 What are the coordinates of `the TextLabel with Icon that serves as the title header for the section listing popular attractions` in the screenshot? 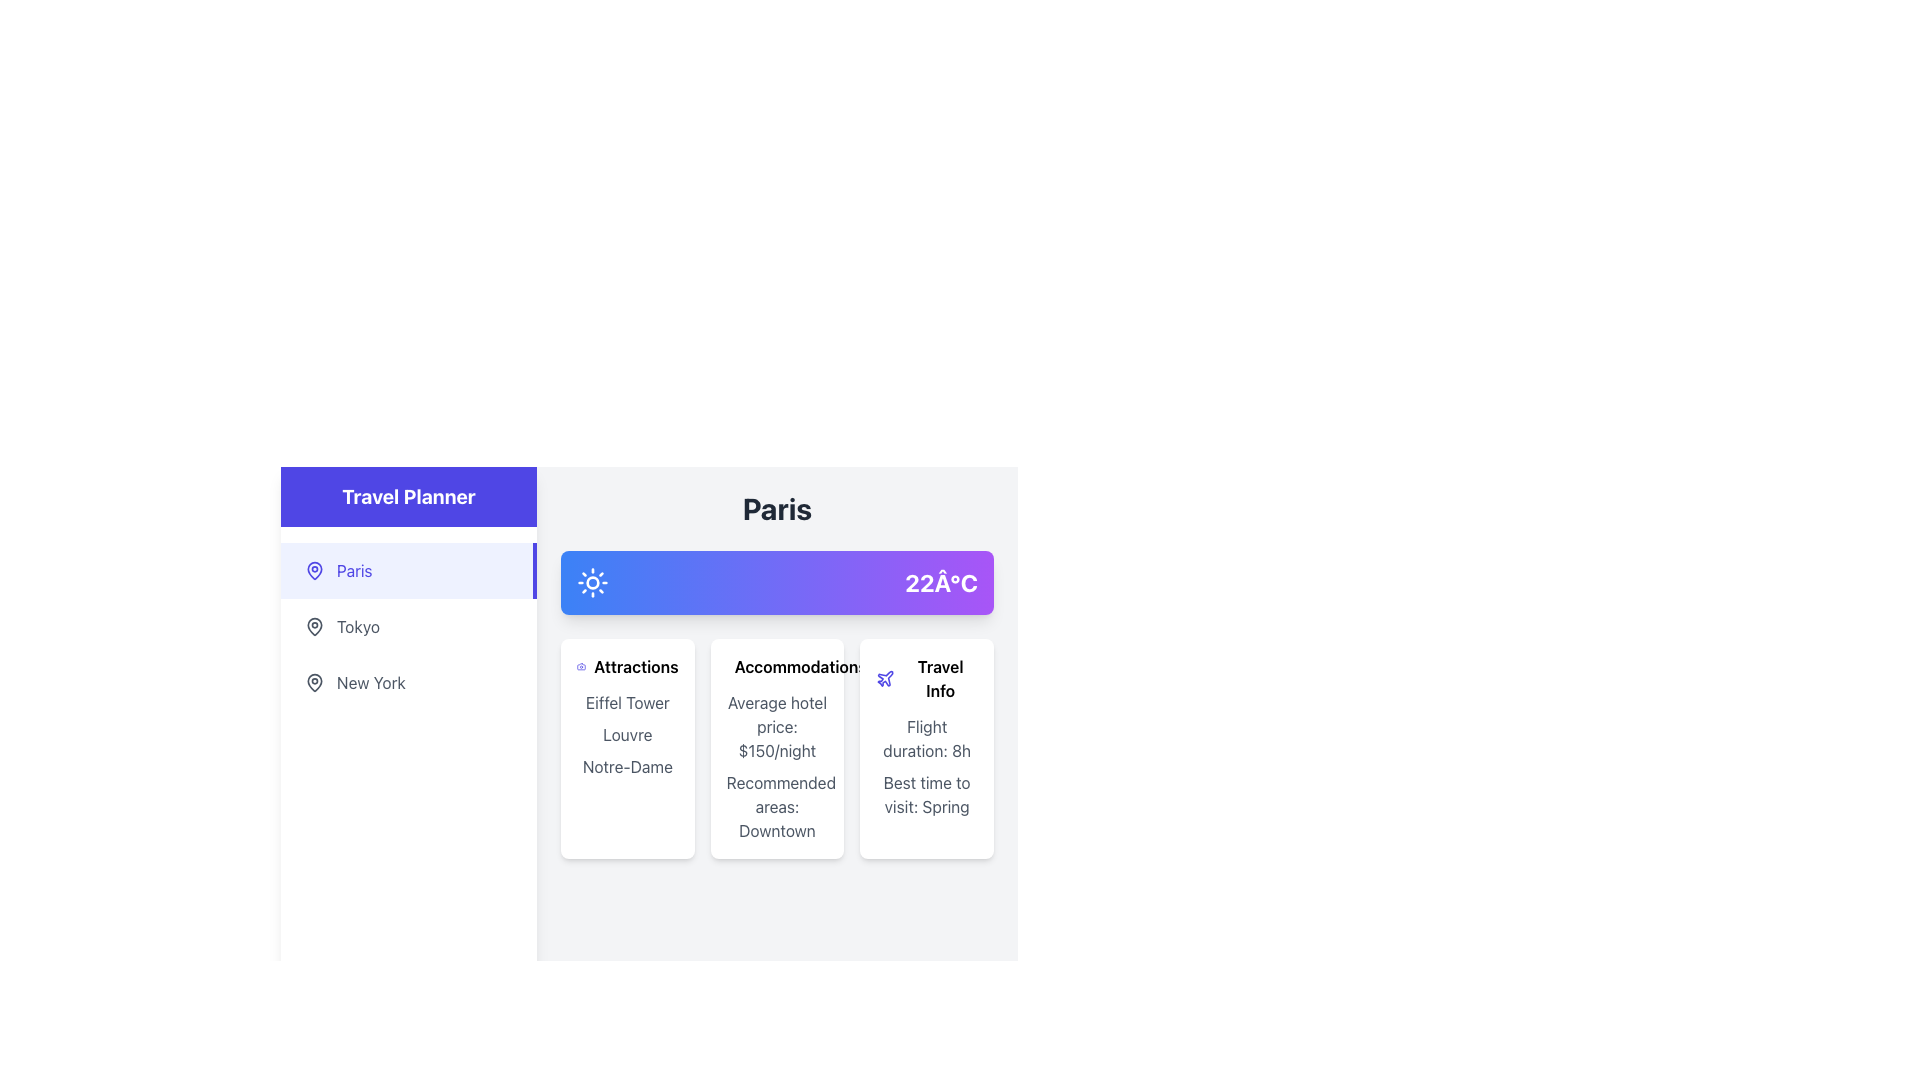 It's located at (626, 667).